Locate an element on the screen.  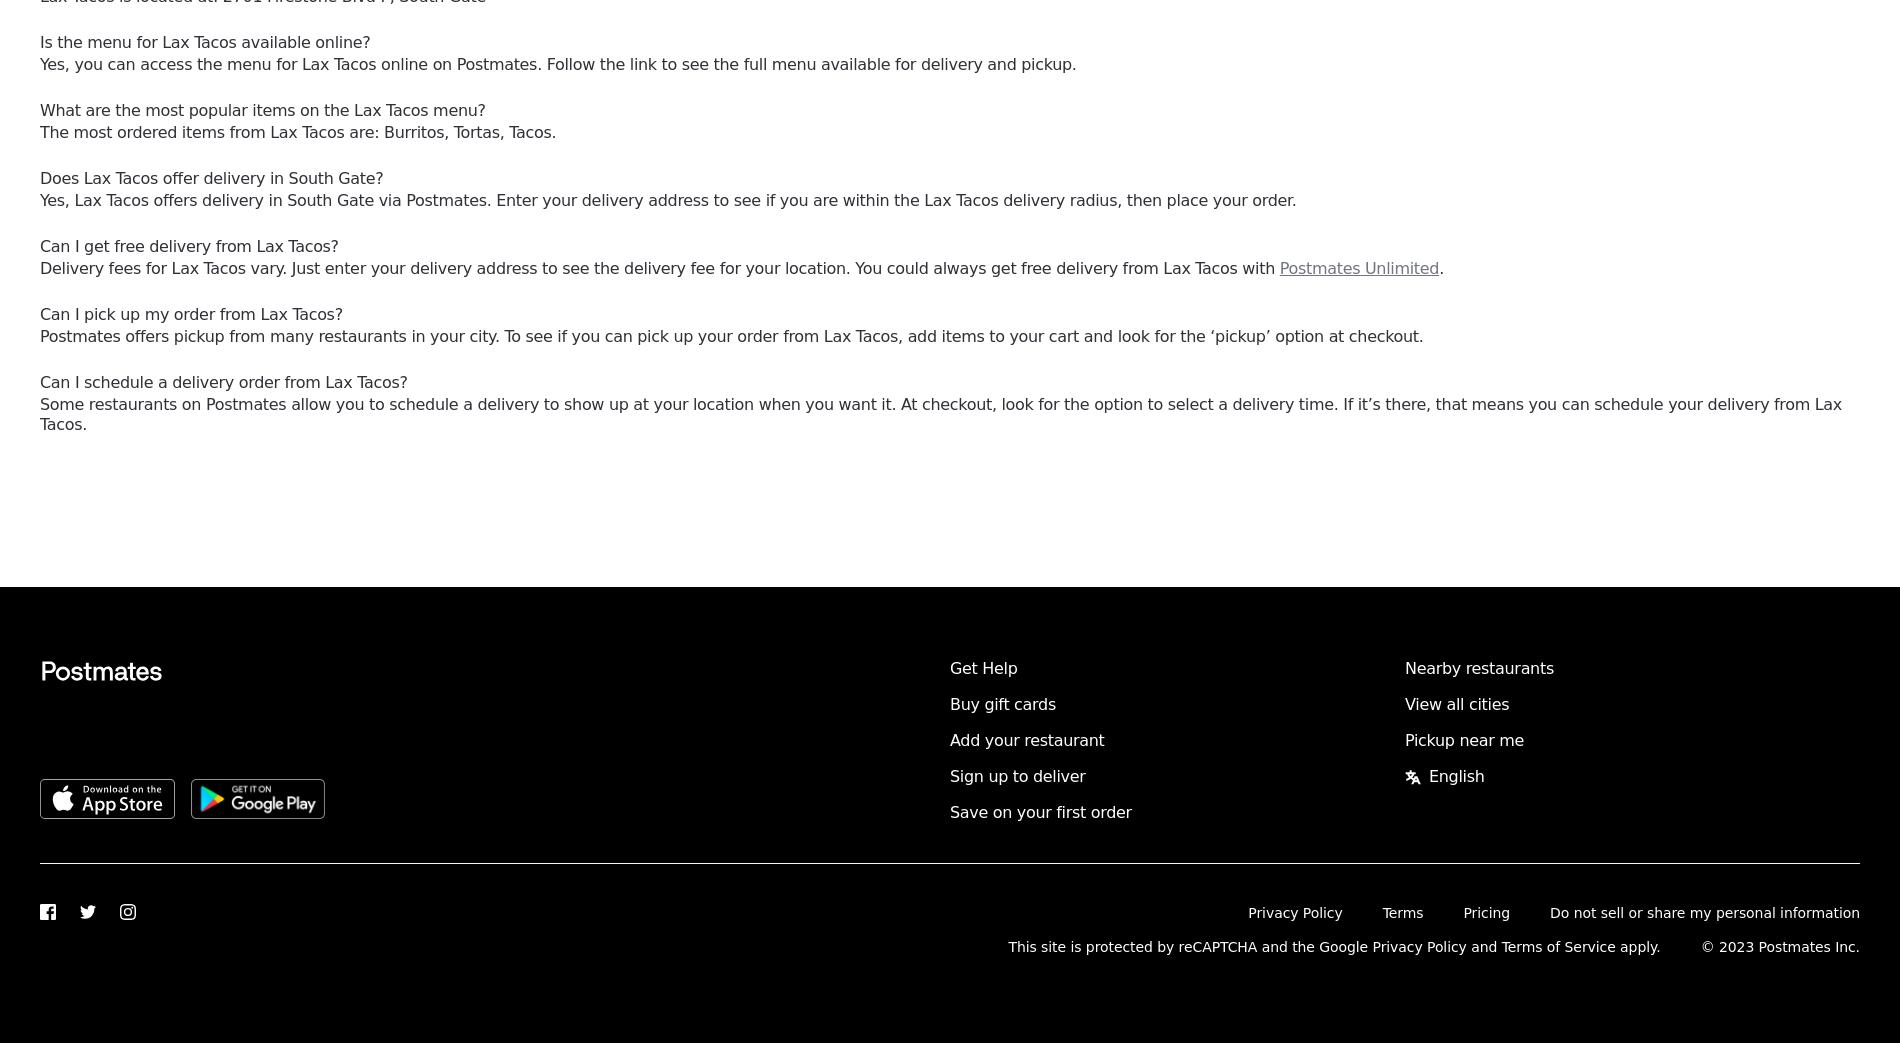
'Some restaurants on Postmates allow you to schedule a delivery to show up at your location when you want it. At checkout, look for the option to select a delivery time. If it’s there, that means you can schedule your delivery from Lax Tacos.' is located at coordinates (940, 414).